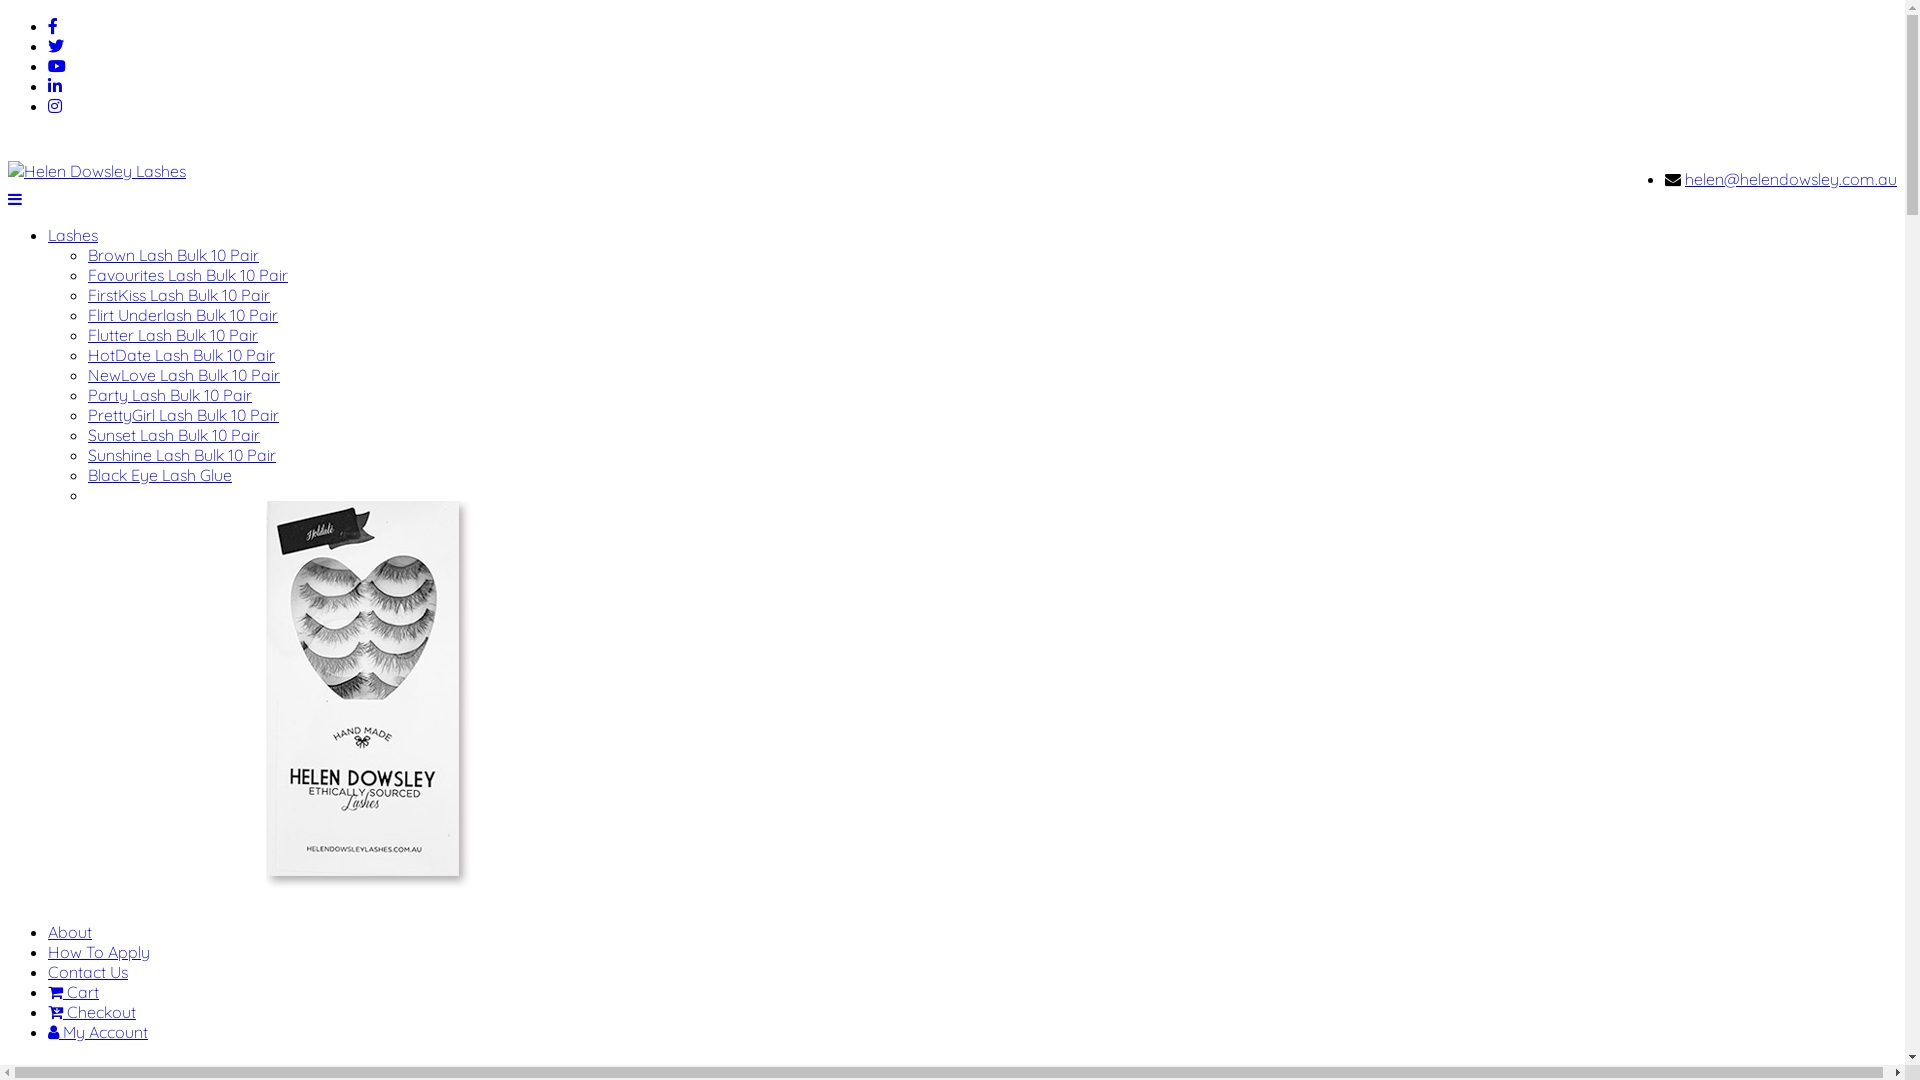  What do you see at coordinates (183, 374) in the screenshot?
I see `'NewLove Lash Bulk 10 Pair'` at bounding box center [183, 374].